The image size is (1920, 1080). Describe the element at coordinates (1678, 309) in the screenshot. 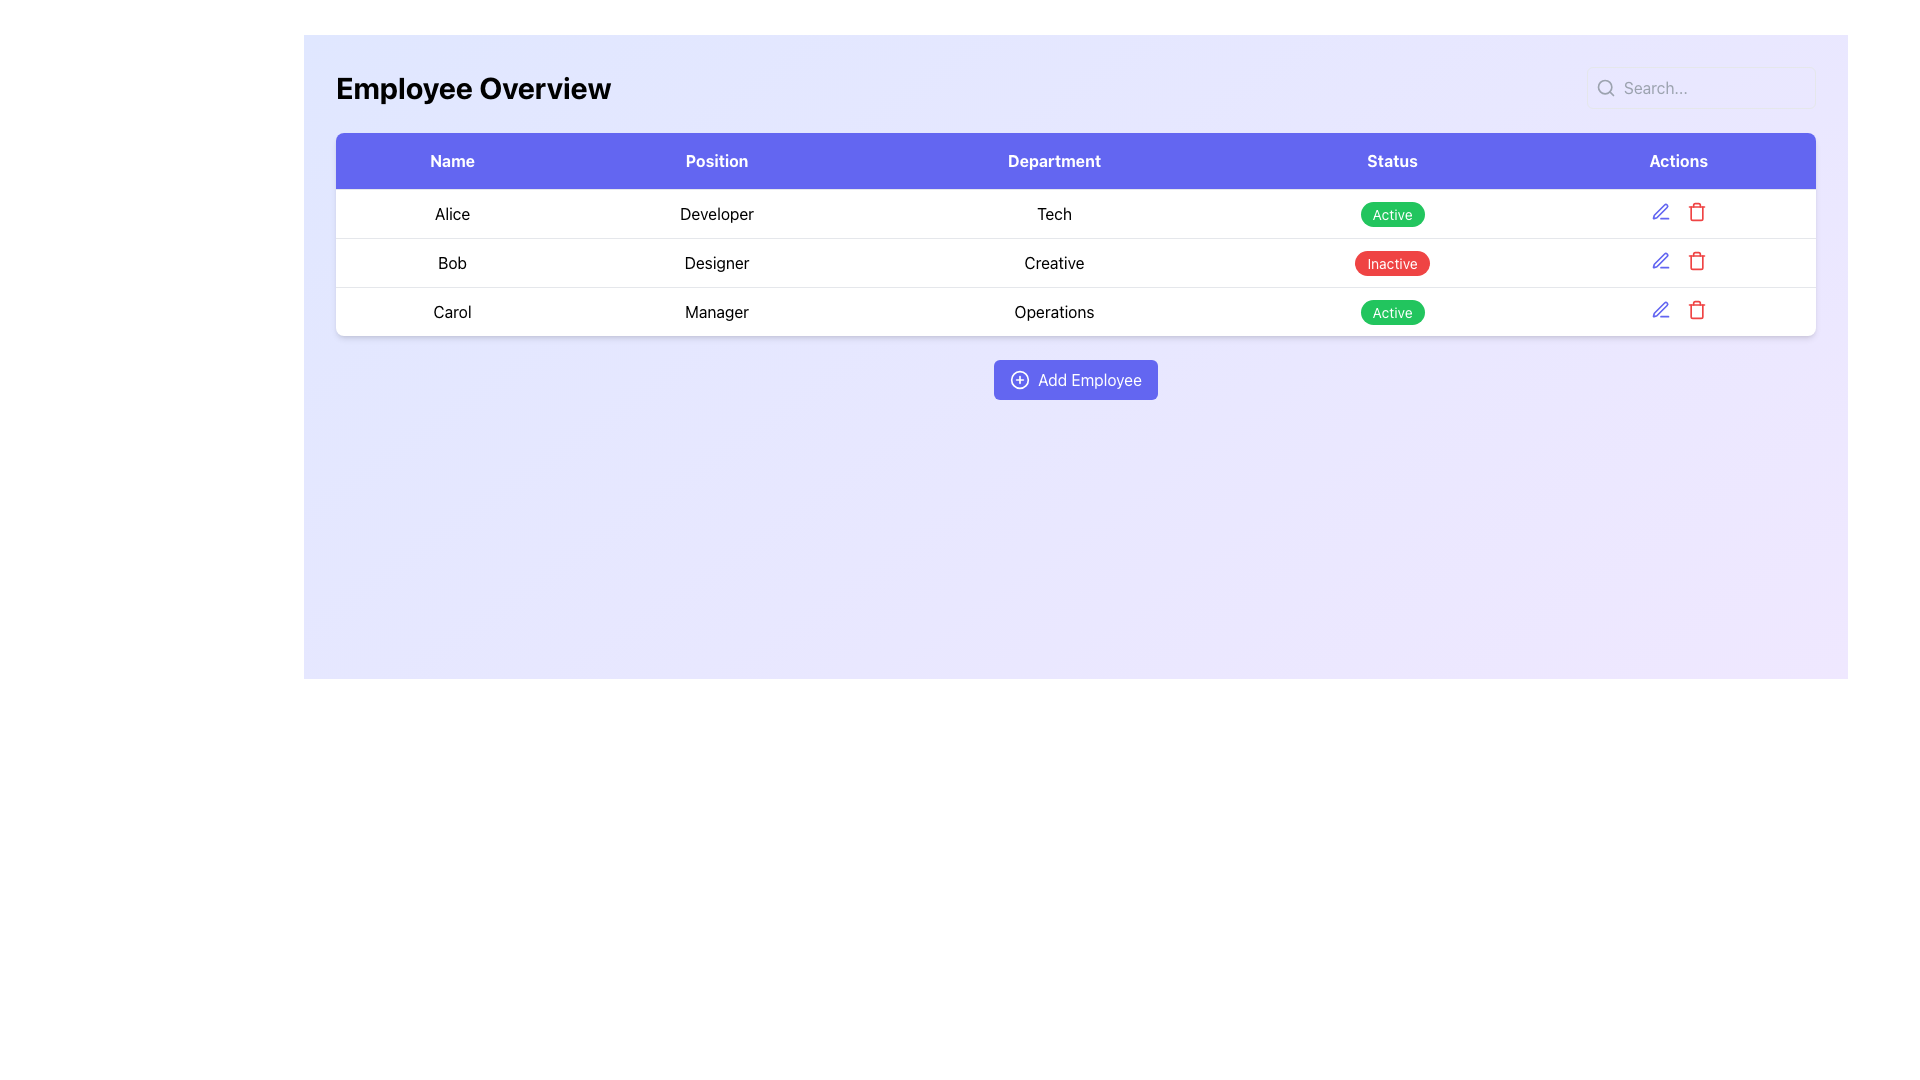

I see `the Toolbar containing interactive icons located in the 'Actions' column of the row for 'Carol, Manager, Operations, Active'` at that location.